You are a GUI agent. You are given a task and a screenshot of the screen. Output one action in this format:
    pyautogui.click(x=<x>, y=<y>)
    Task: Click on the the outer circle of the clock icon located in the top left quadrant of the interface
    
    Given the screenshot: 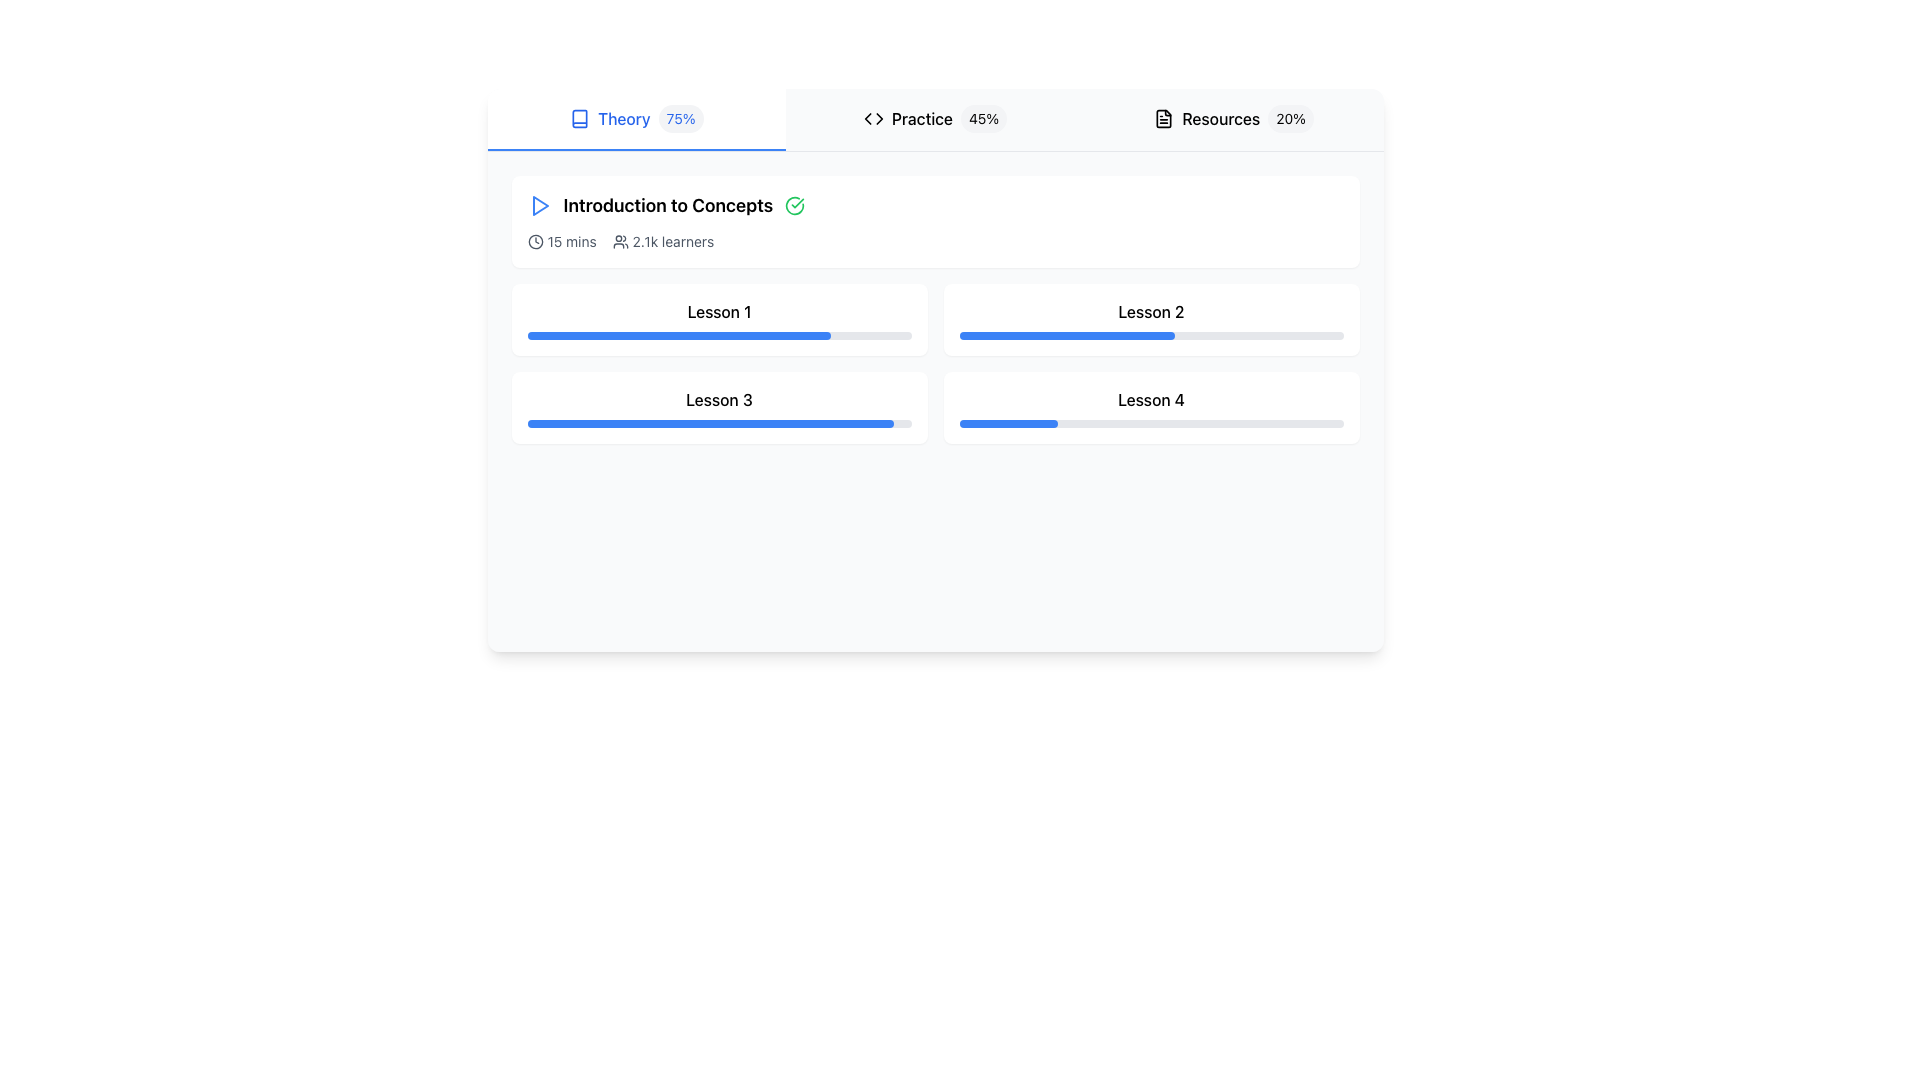 What is the action you would take?
    pyautogui.click(x=535, y=241)
    